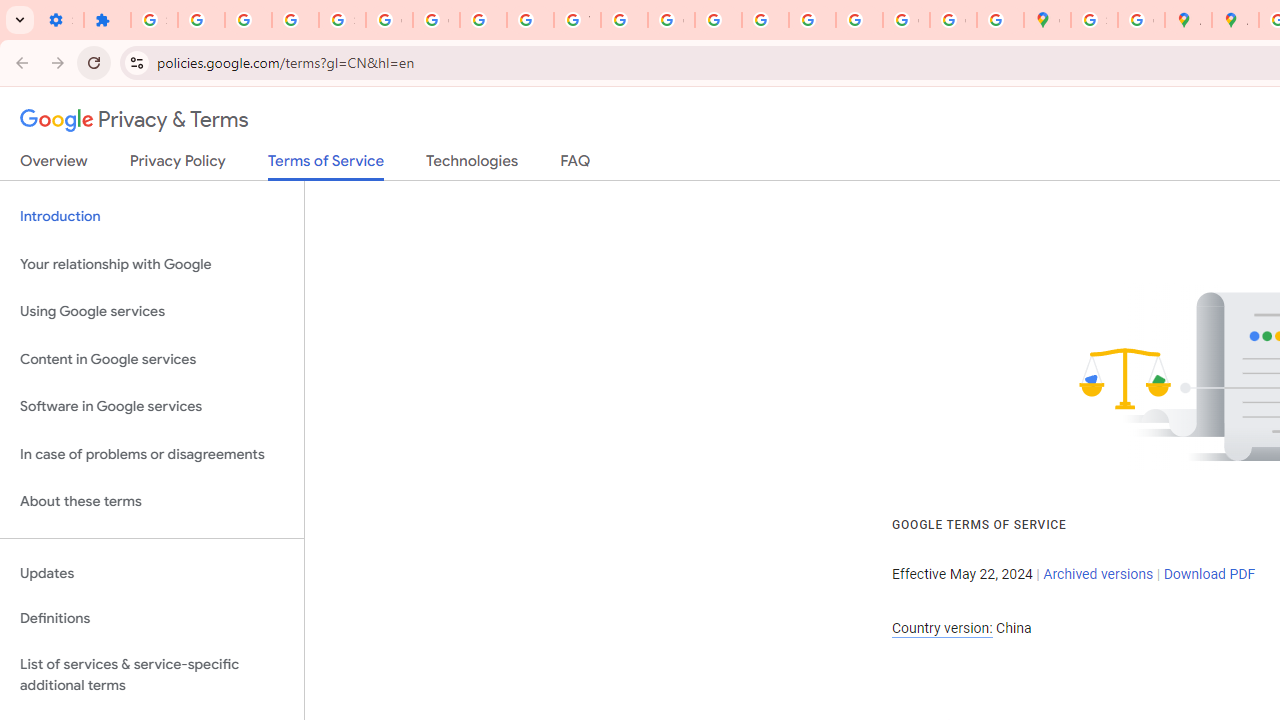  I want to click on 'Sign in - Google Accounts', so click(153, 20).